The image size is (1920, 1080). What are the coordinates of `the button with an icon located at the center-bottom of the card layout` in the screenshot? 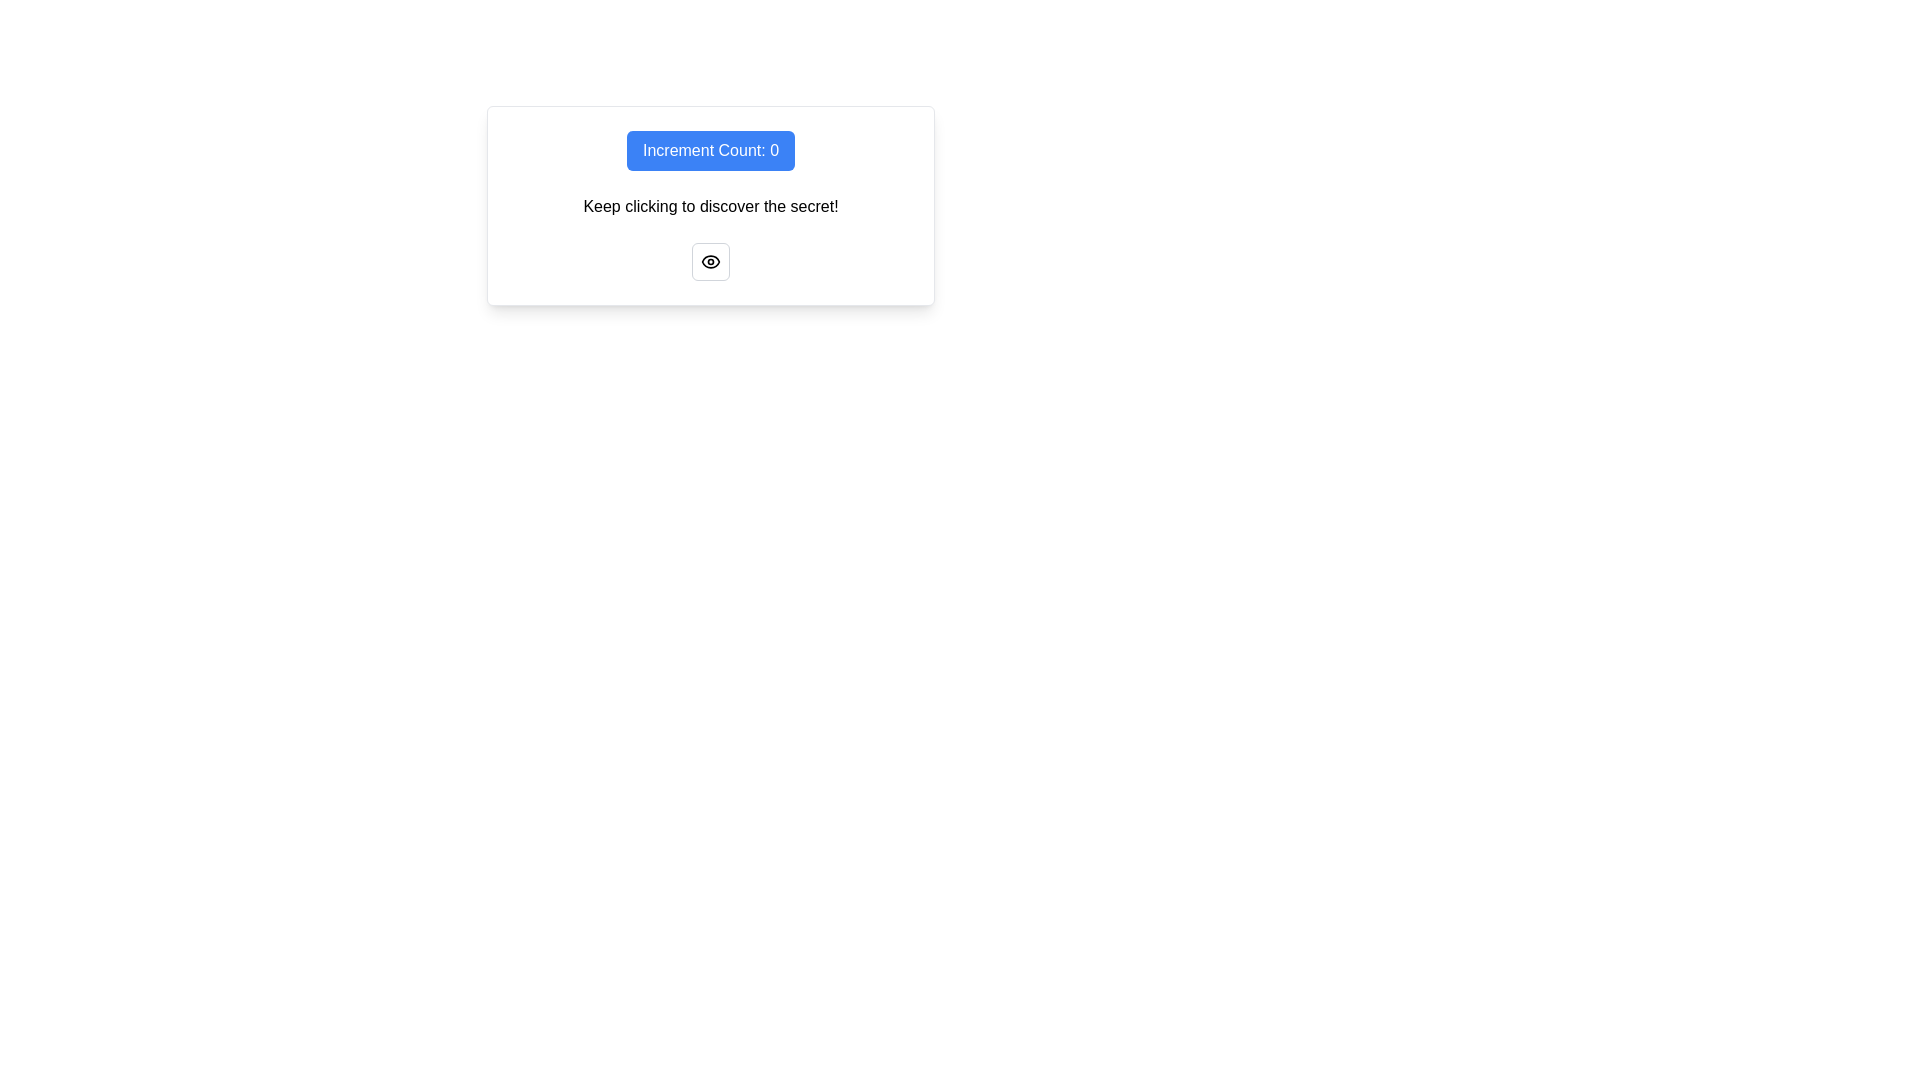 It's located at (710, 261).